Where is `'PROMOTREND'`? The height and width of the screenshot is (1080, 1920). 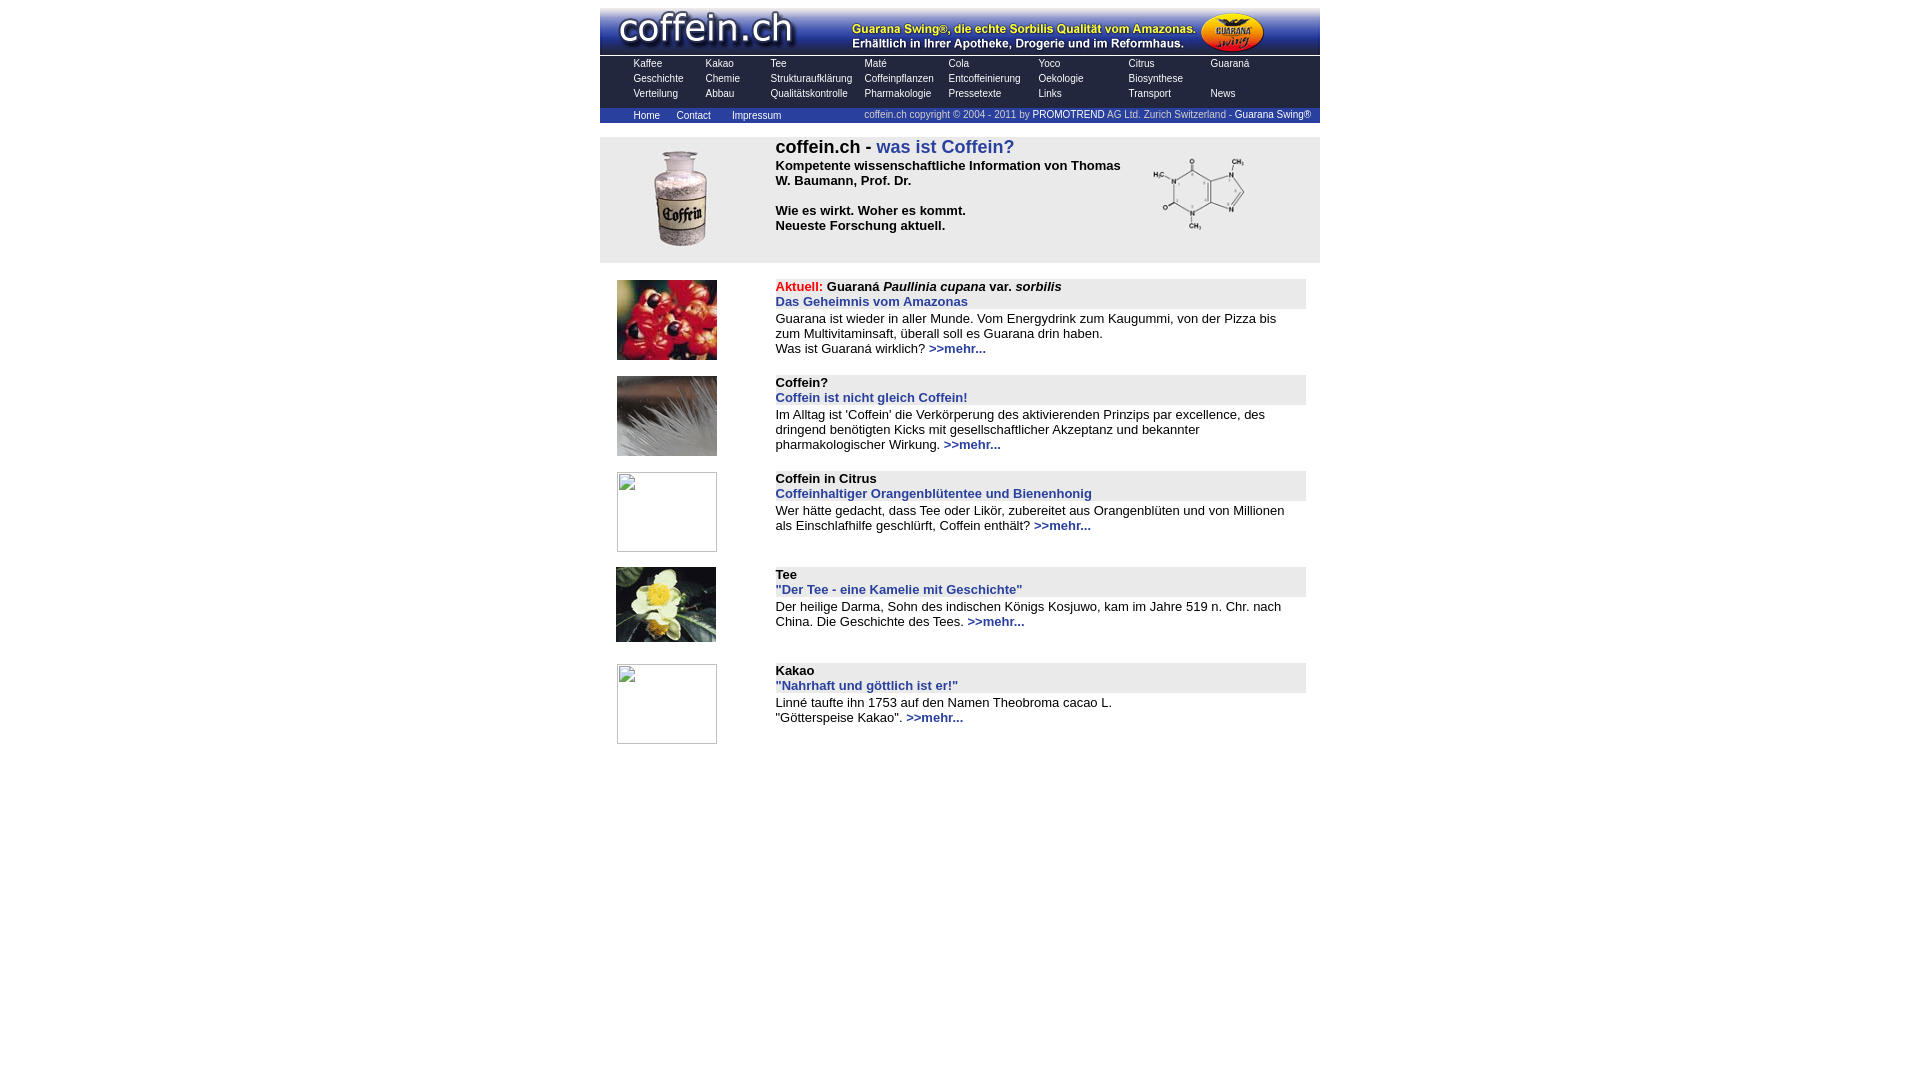
'PROMOTREND' is located at coordinates (1068, 113).